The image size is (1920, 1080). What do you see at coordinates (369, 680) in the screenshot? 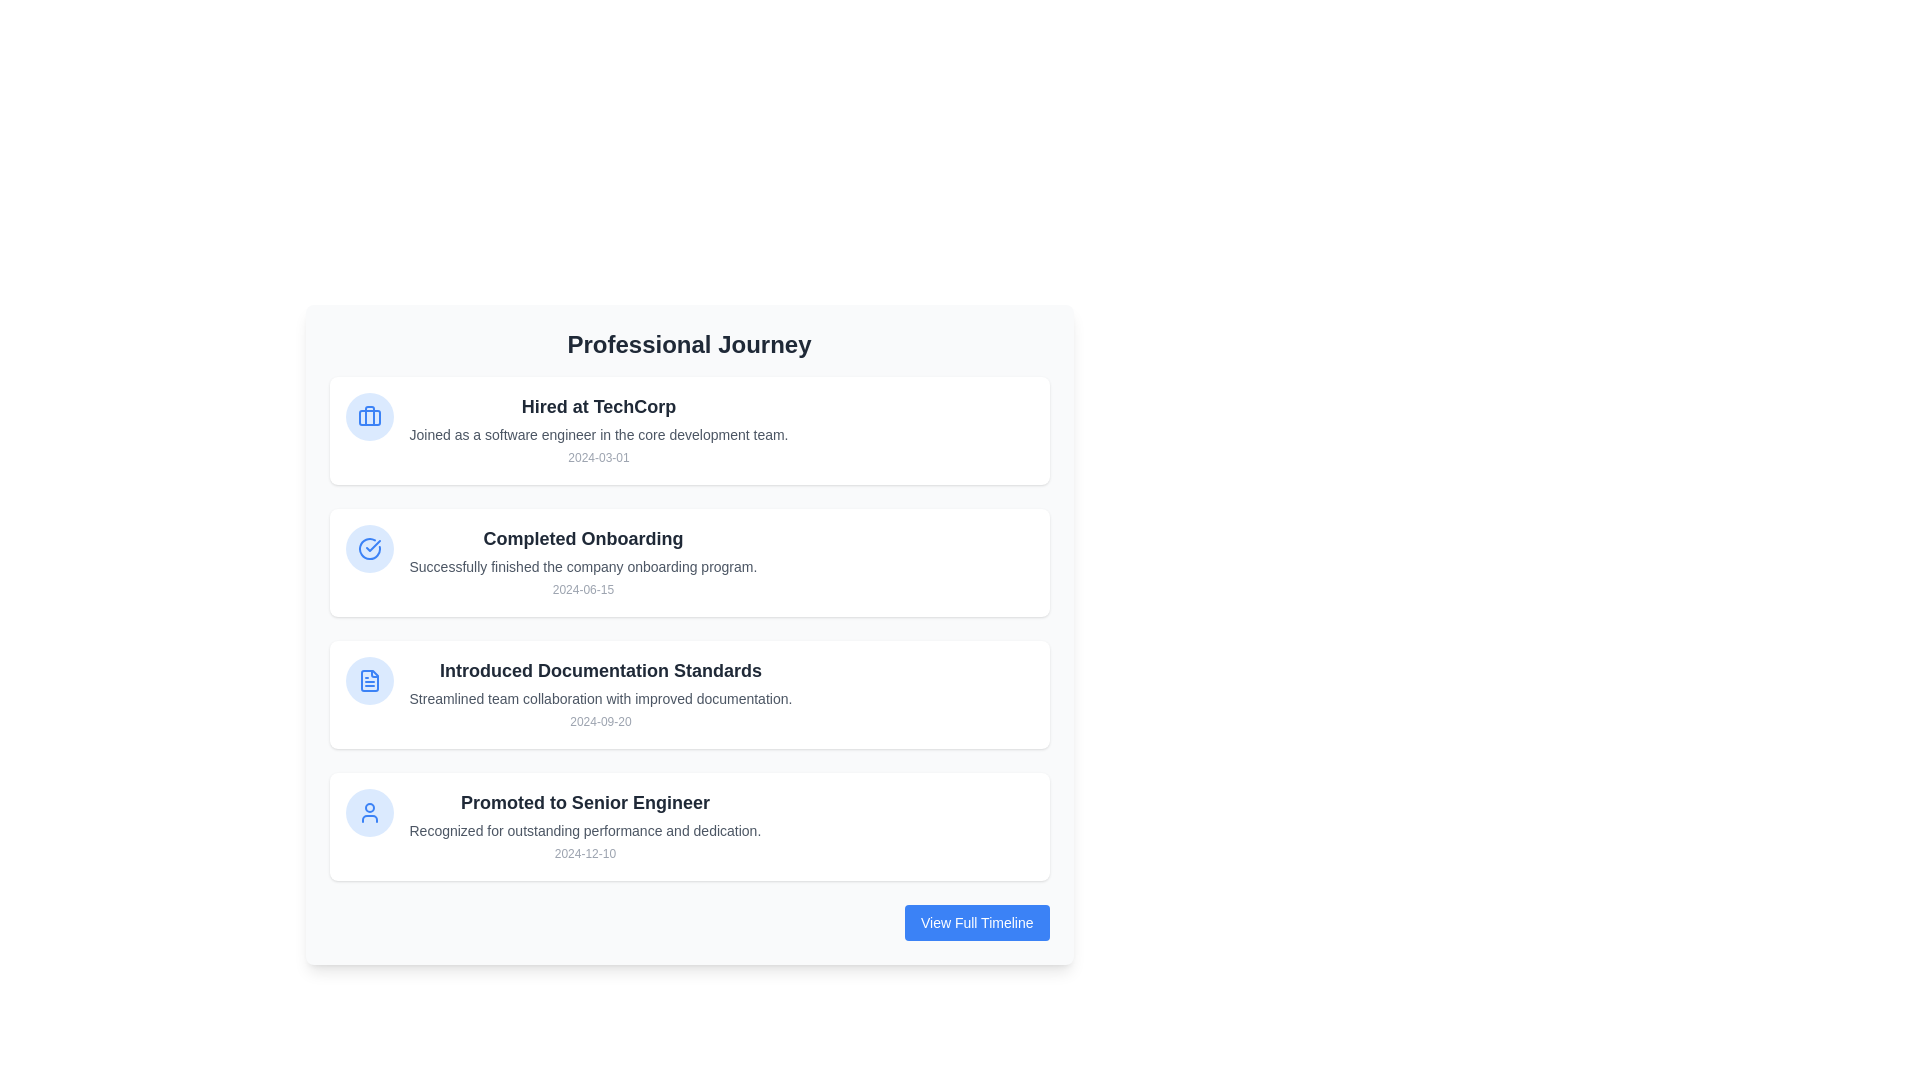
I see `the light blue SVG icon representing a document or file that precedes the 'Introduced Documentation Standards' section in the milestones list` at bounding box center [369, 680].